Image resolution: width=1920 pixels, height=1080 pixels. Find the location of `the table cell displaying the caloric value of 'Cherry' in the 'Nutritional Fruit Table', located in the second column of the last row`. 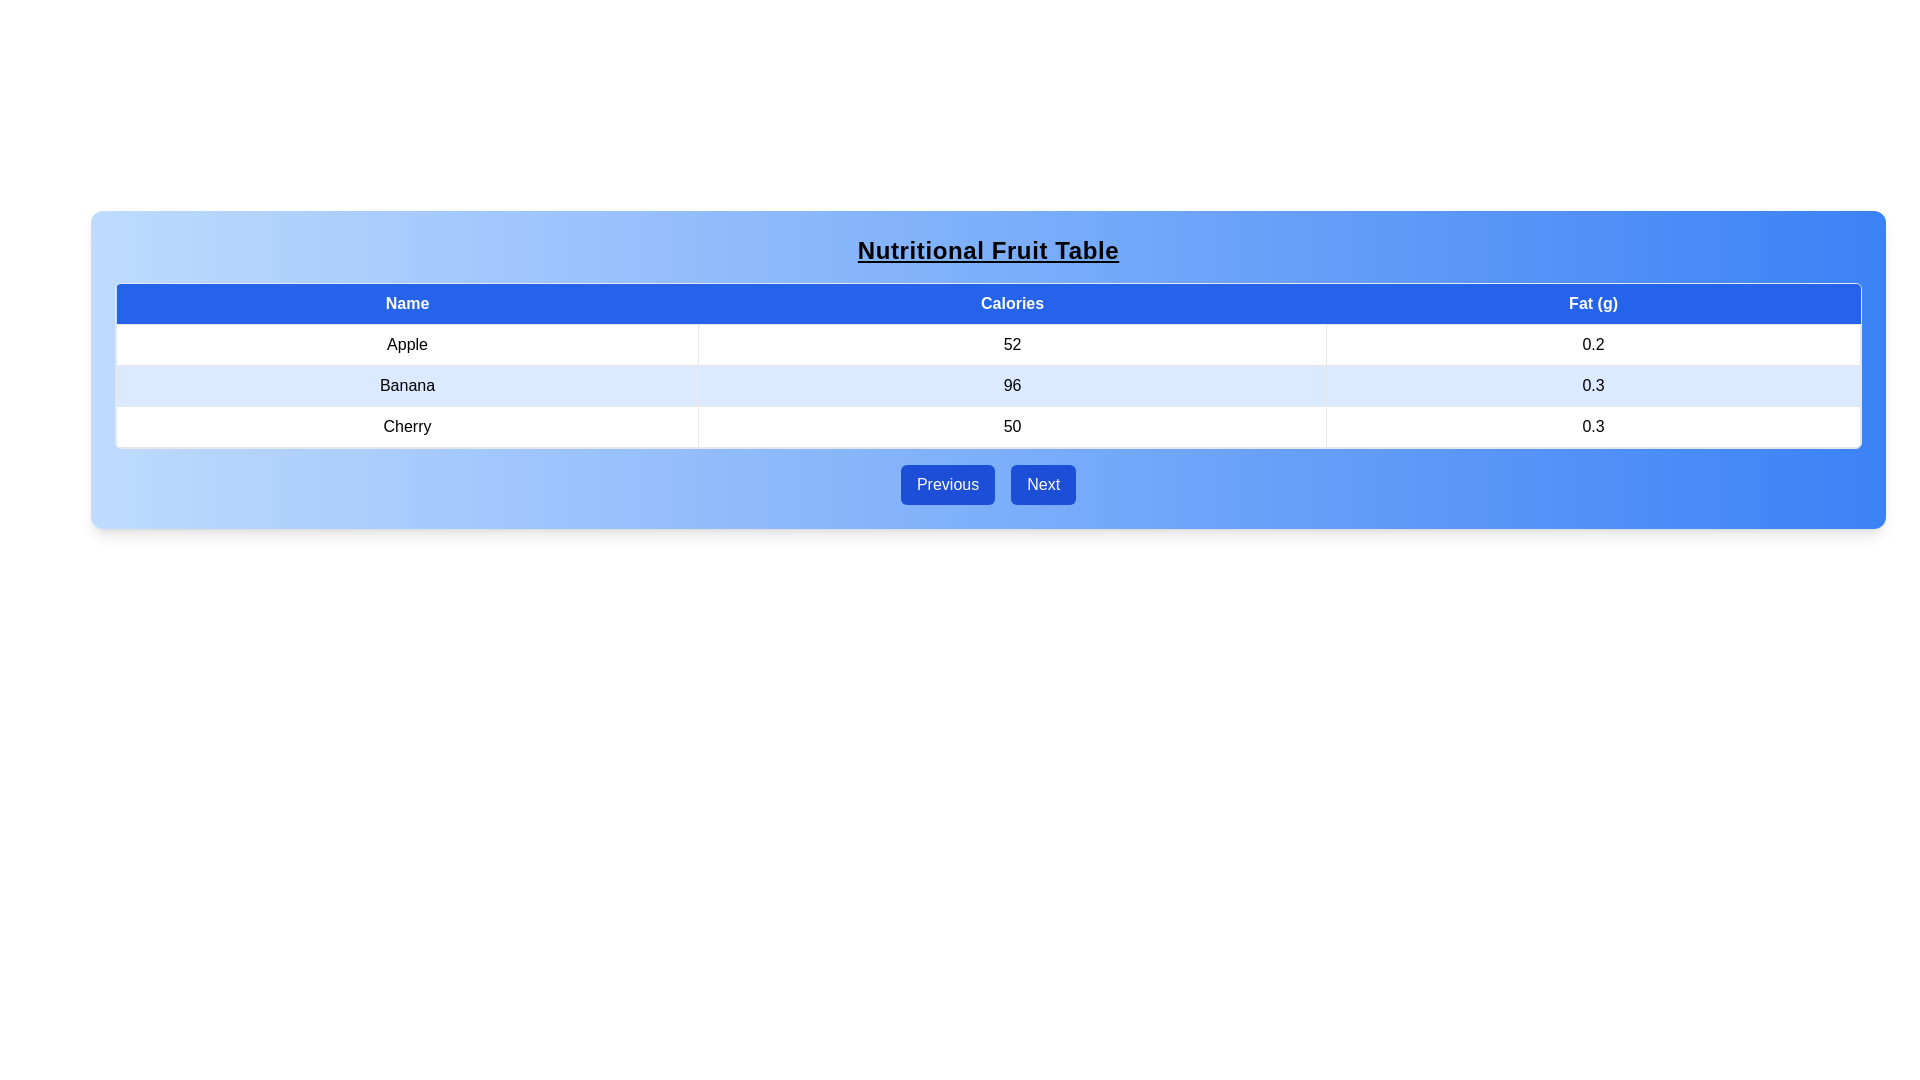

the table cell displaying the caloric value of 'Cherry' in the 'Nutritional Fruit Table', located in the second column of the last row is located at coordinates (1012, 426).